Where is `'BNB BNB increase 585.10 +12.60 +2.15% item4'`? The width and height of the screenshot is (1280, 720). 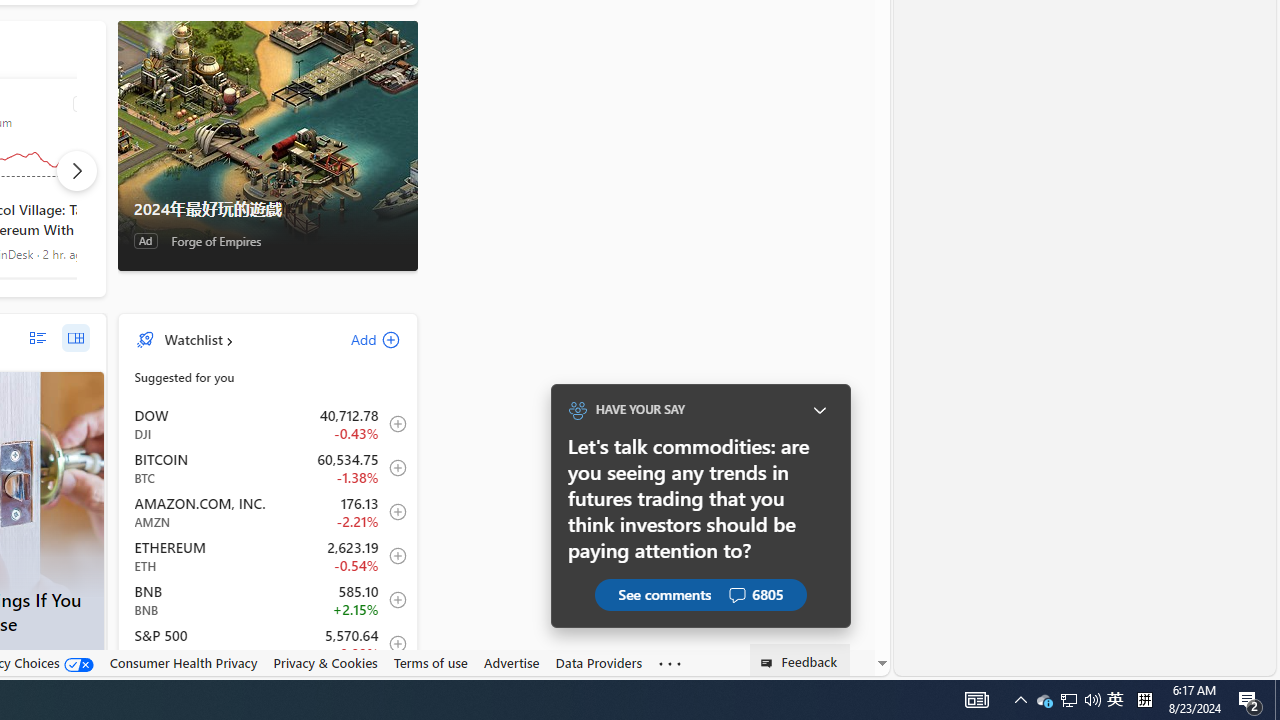
'BNB BNB increase 585.10 +12.60 +2.15% item4' is located at coordinates (267, 599).